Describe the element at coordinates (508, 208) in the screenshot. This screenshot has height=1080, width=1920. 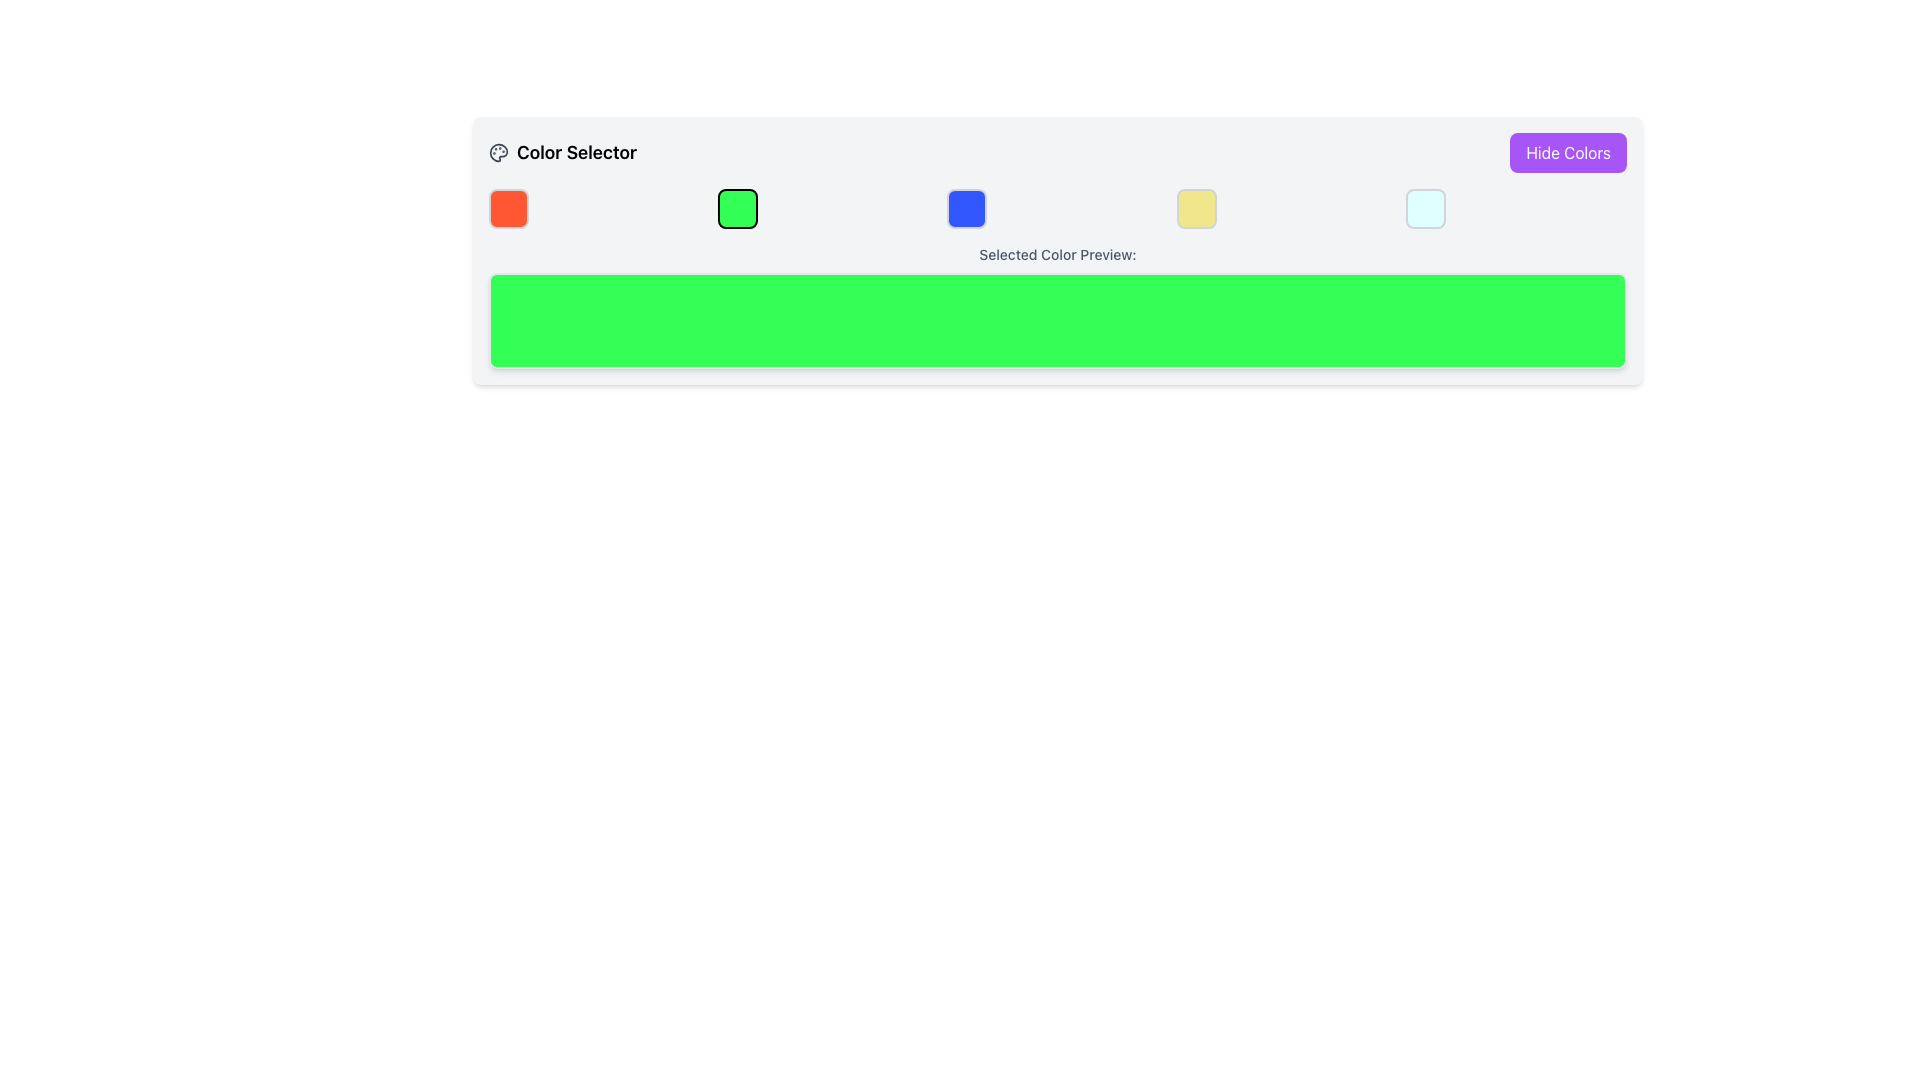
I see `the first color option button in the selection grid` at that location.